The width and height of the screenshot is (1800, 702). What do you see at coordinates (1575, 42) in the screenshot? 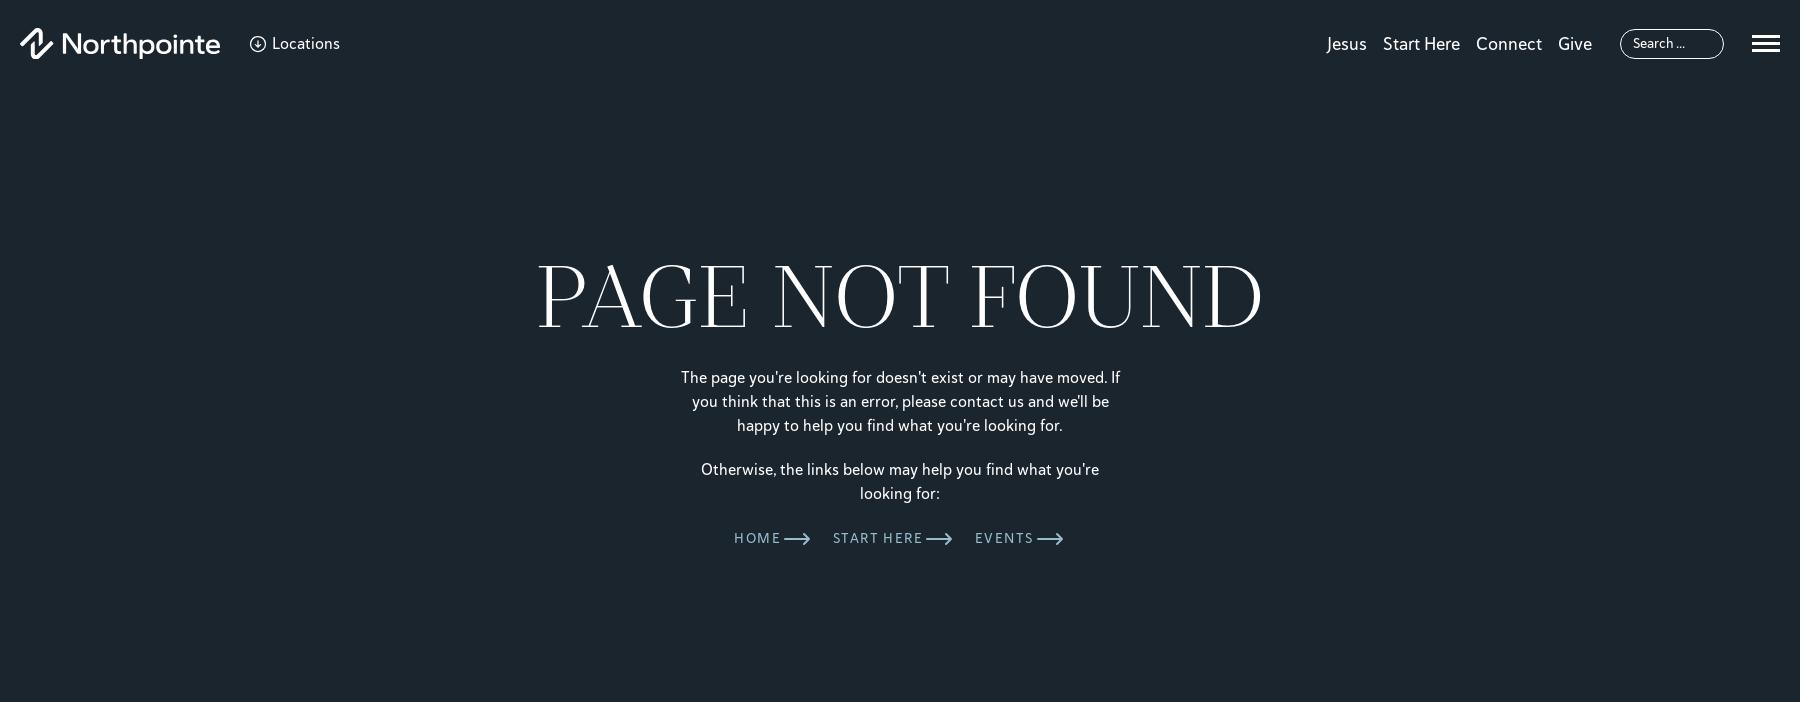
I see `'Give'` at bounding box center [1575, 42].